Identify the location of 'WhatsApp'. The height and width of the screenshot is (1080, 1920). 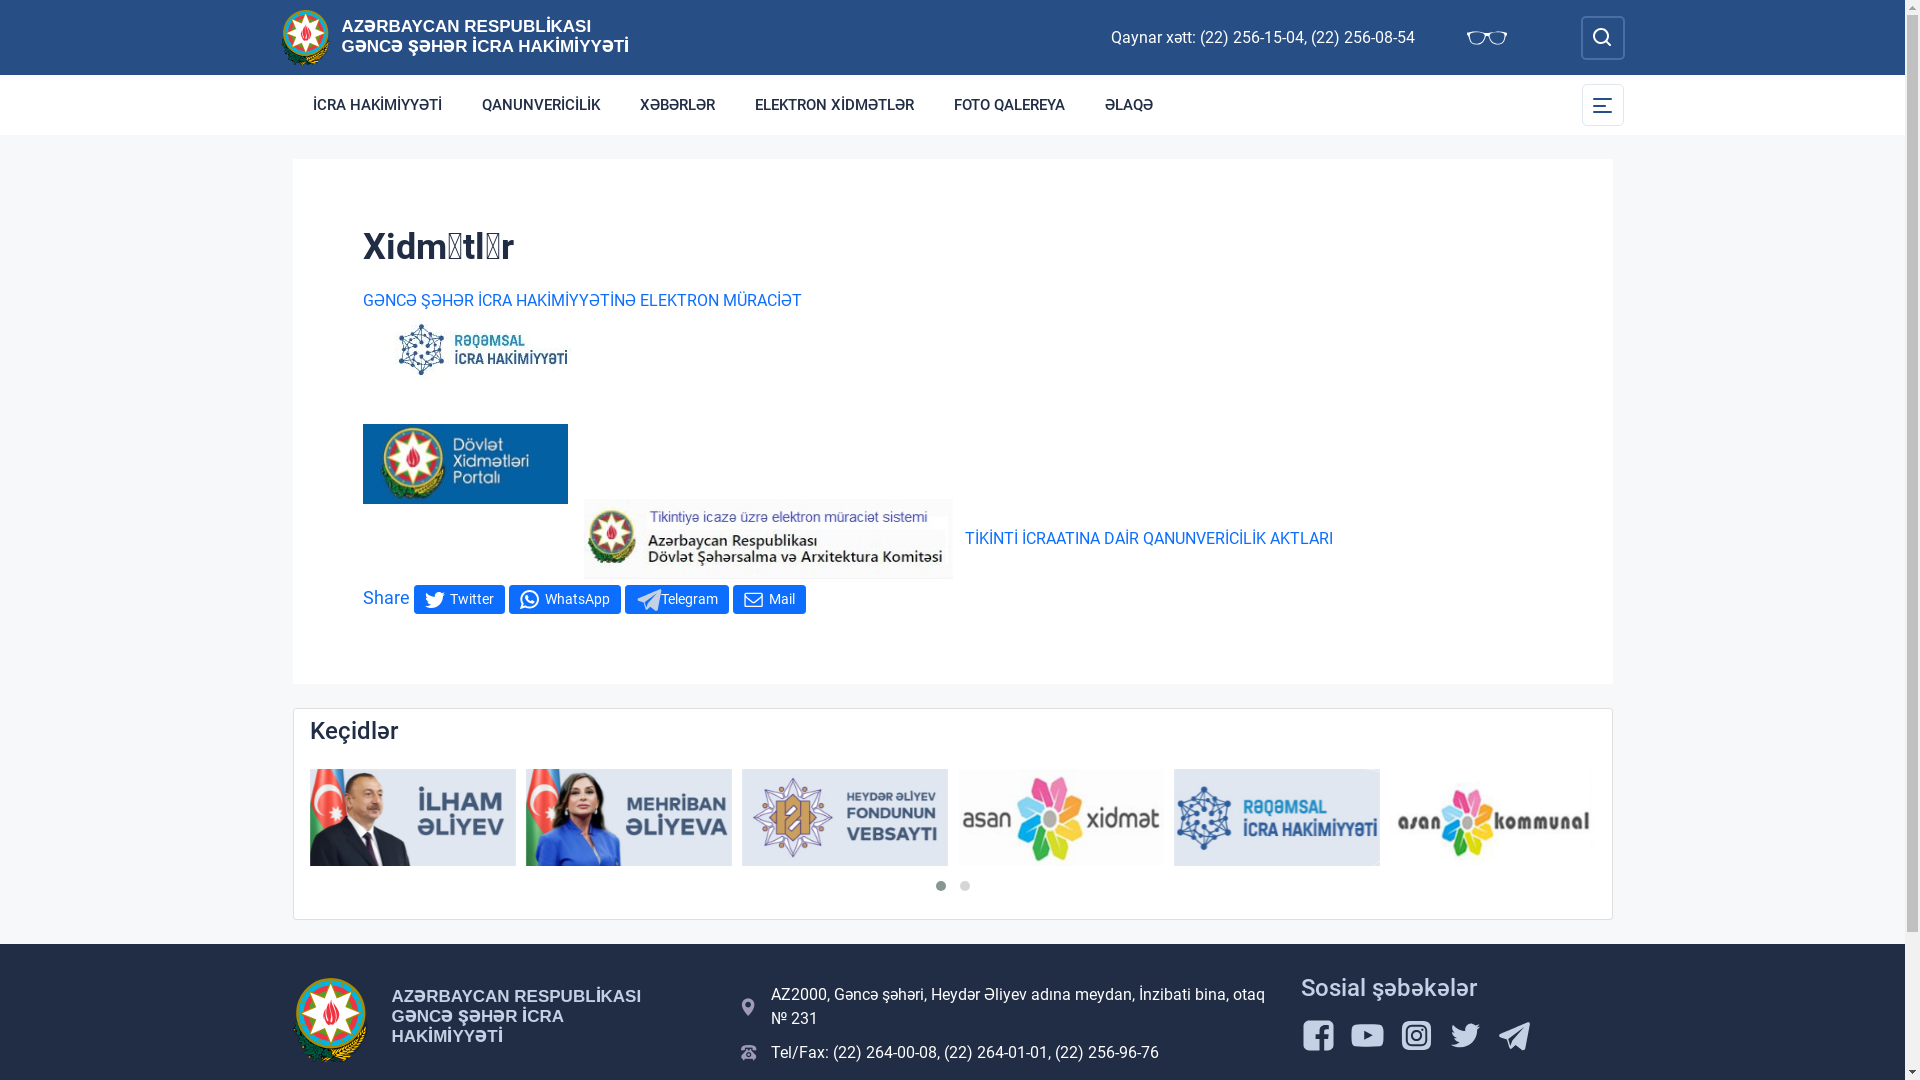
(563, 598).